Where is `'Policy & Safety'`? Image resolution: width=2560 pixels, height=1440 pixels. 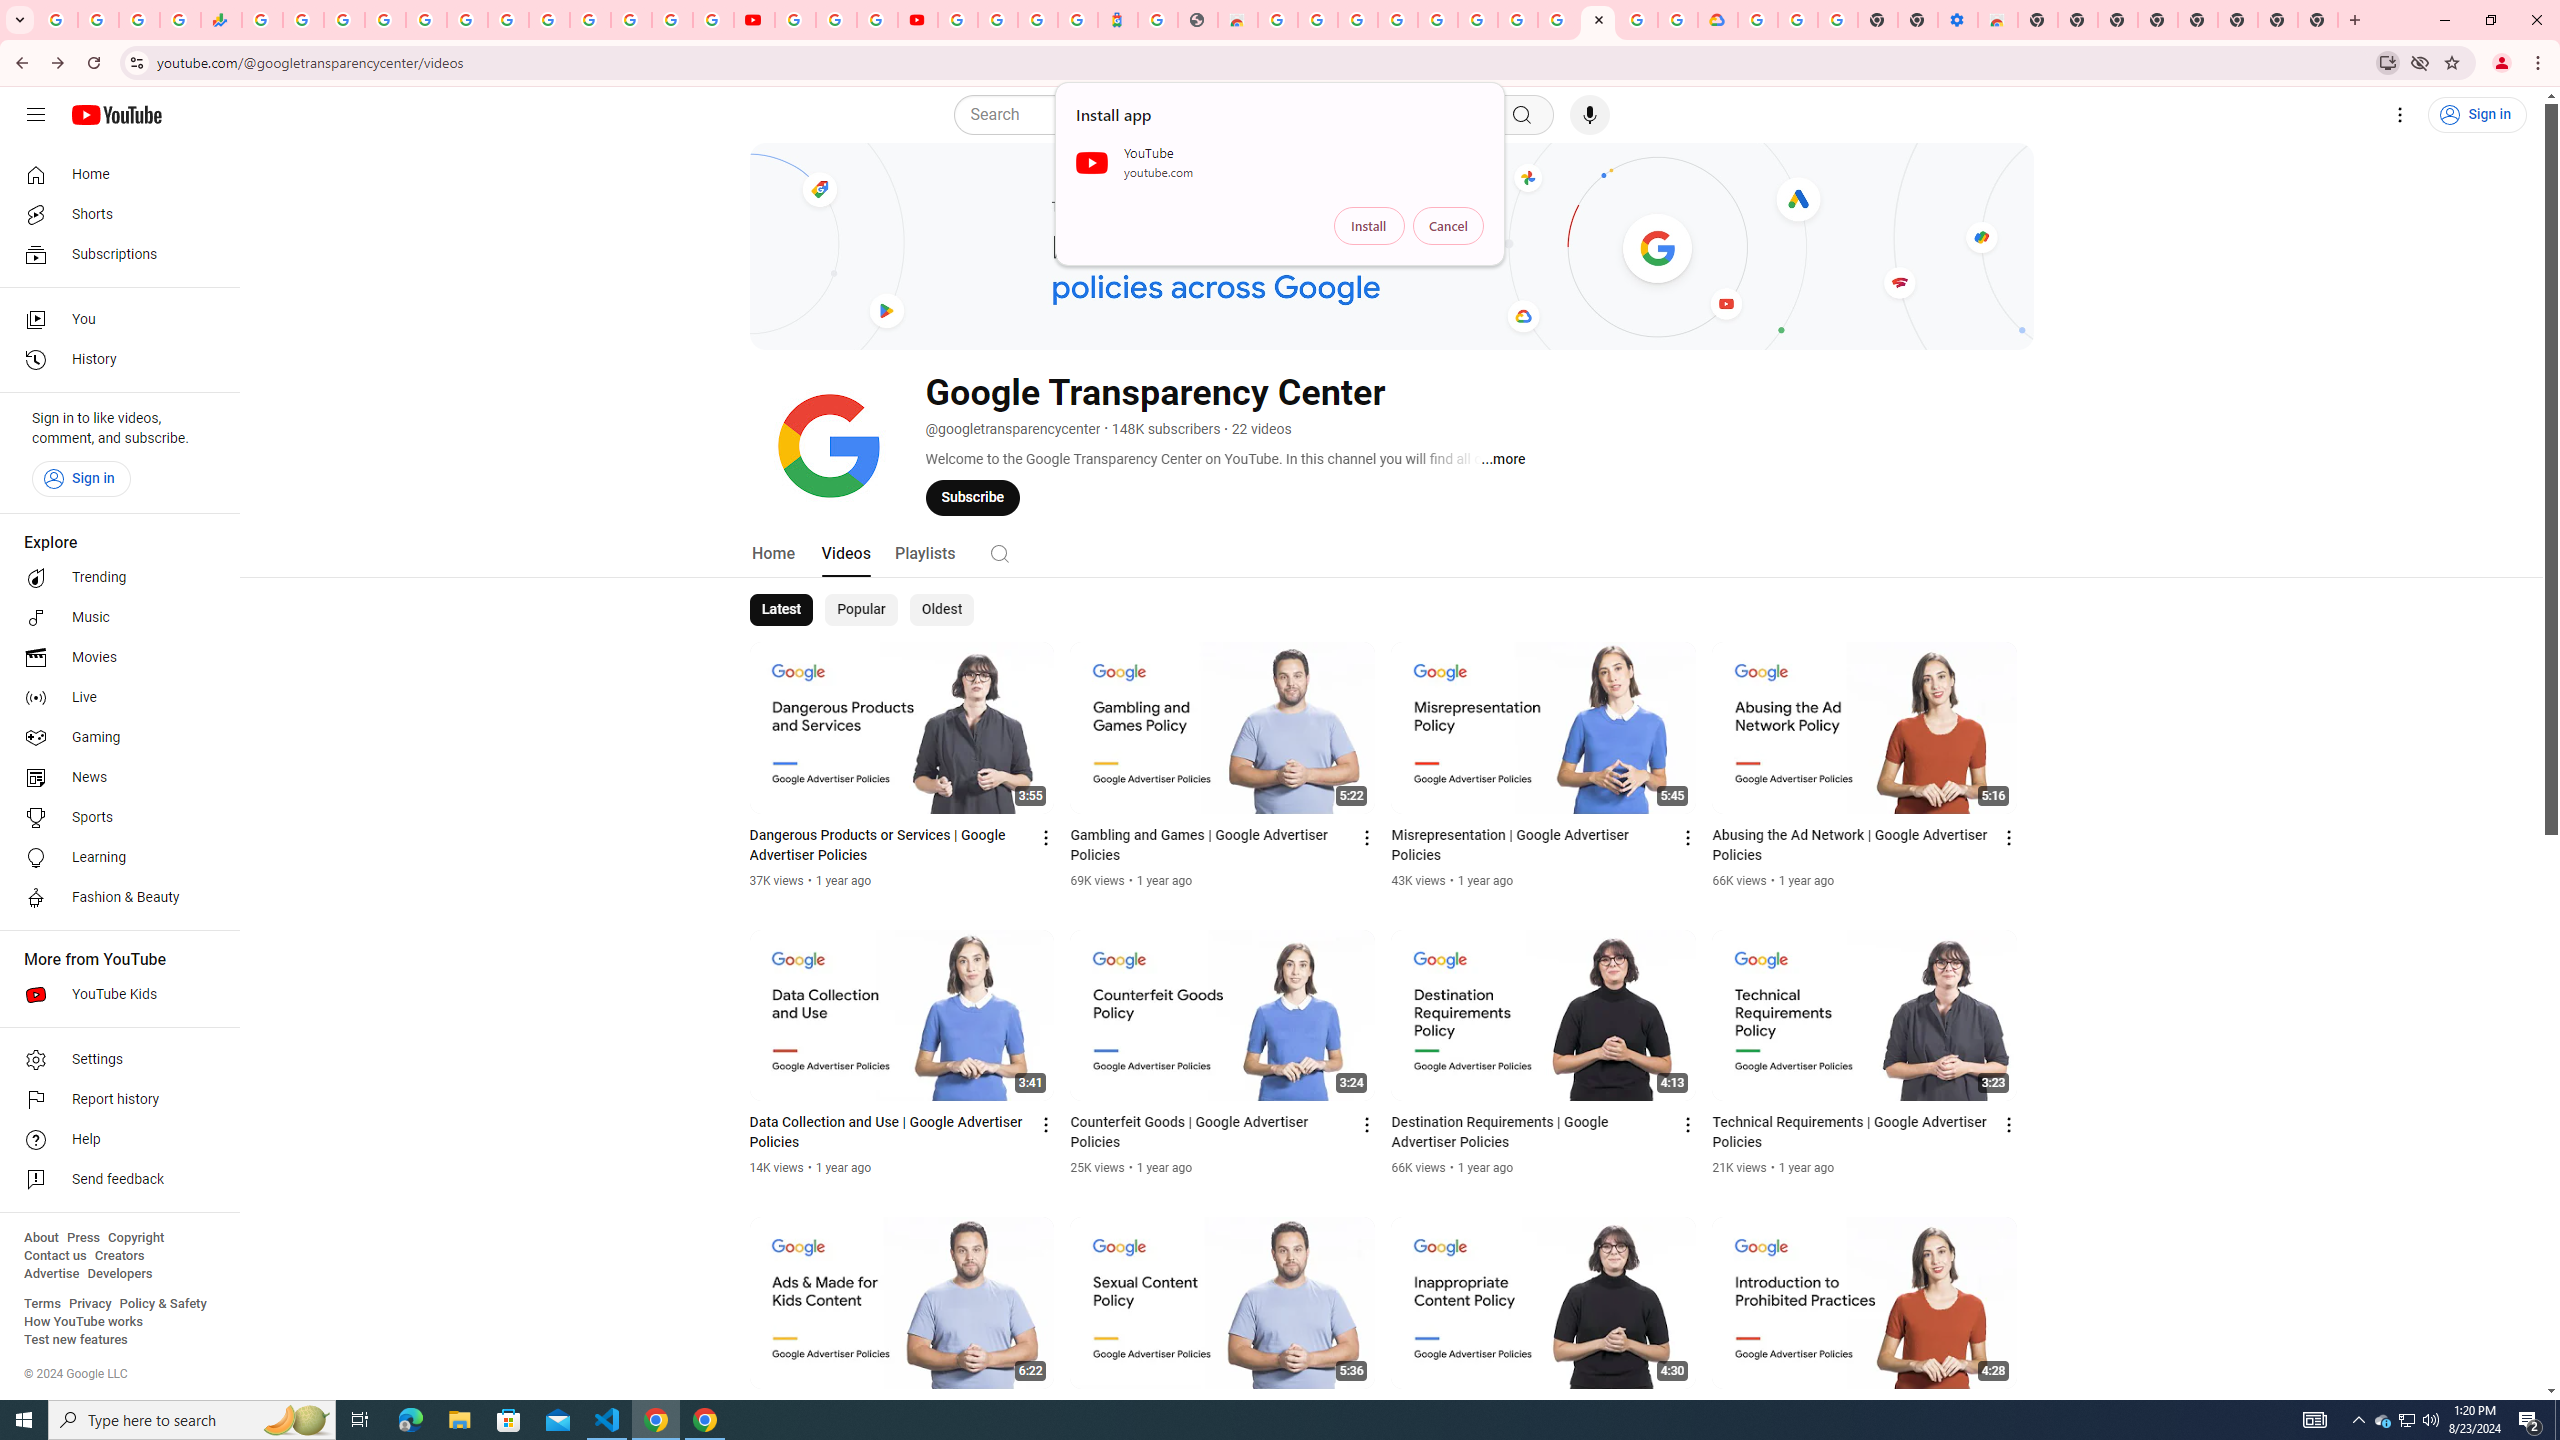 'Policy & Safety' is located at coordinates (162, 1302).